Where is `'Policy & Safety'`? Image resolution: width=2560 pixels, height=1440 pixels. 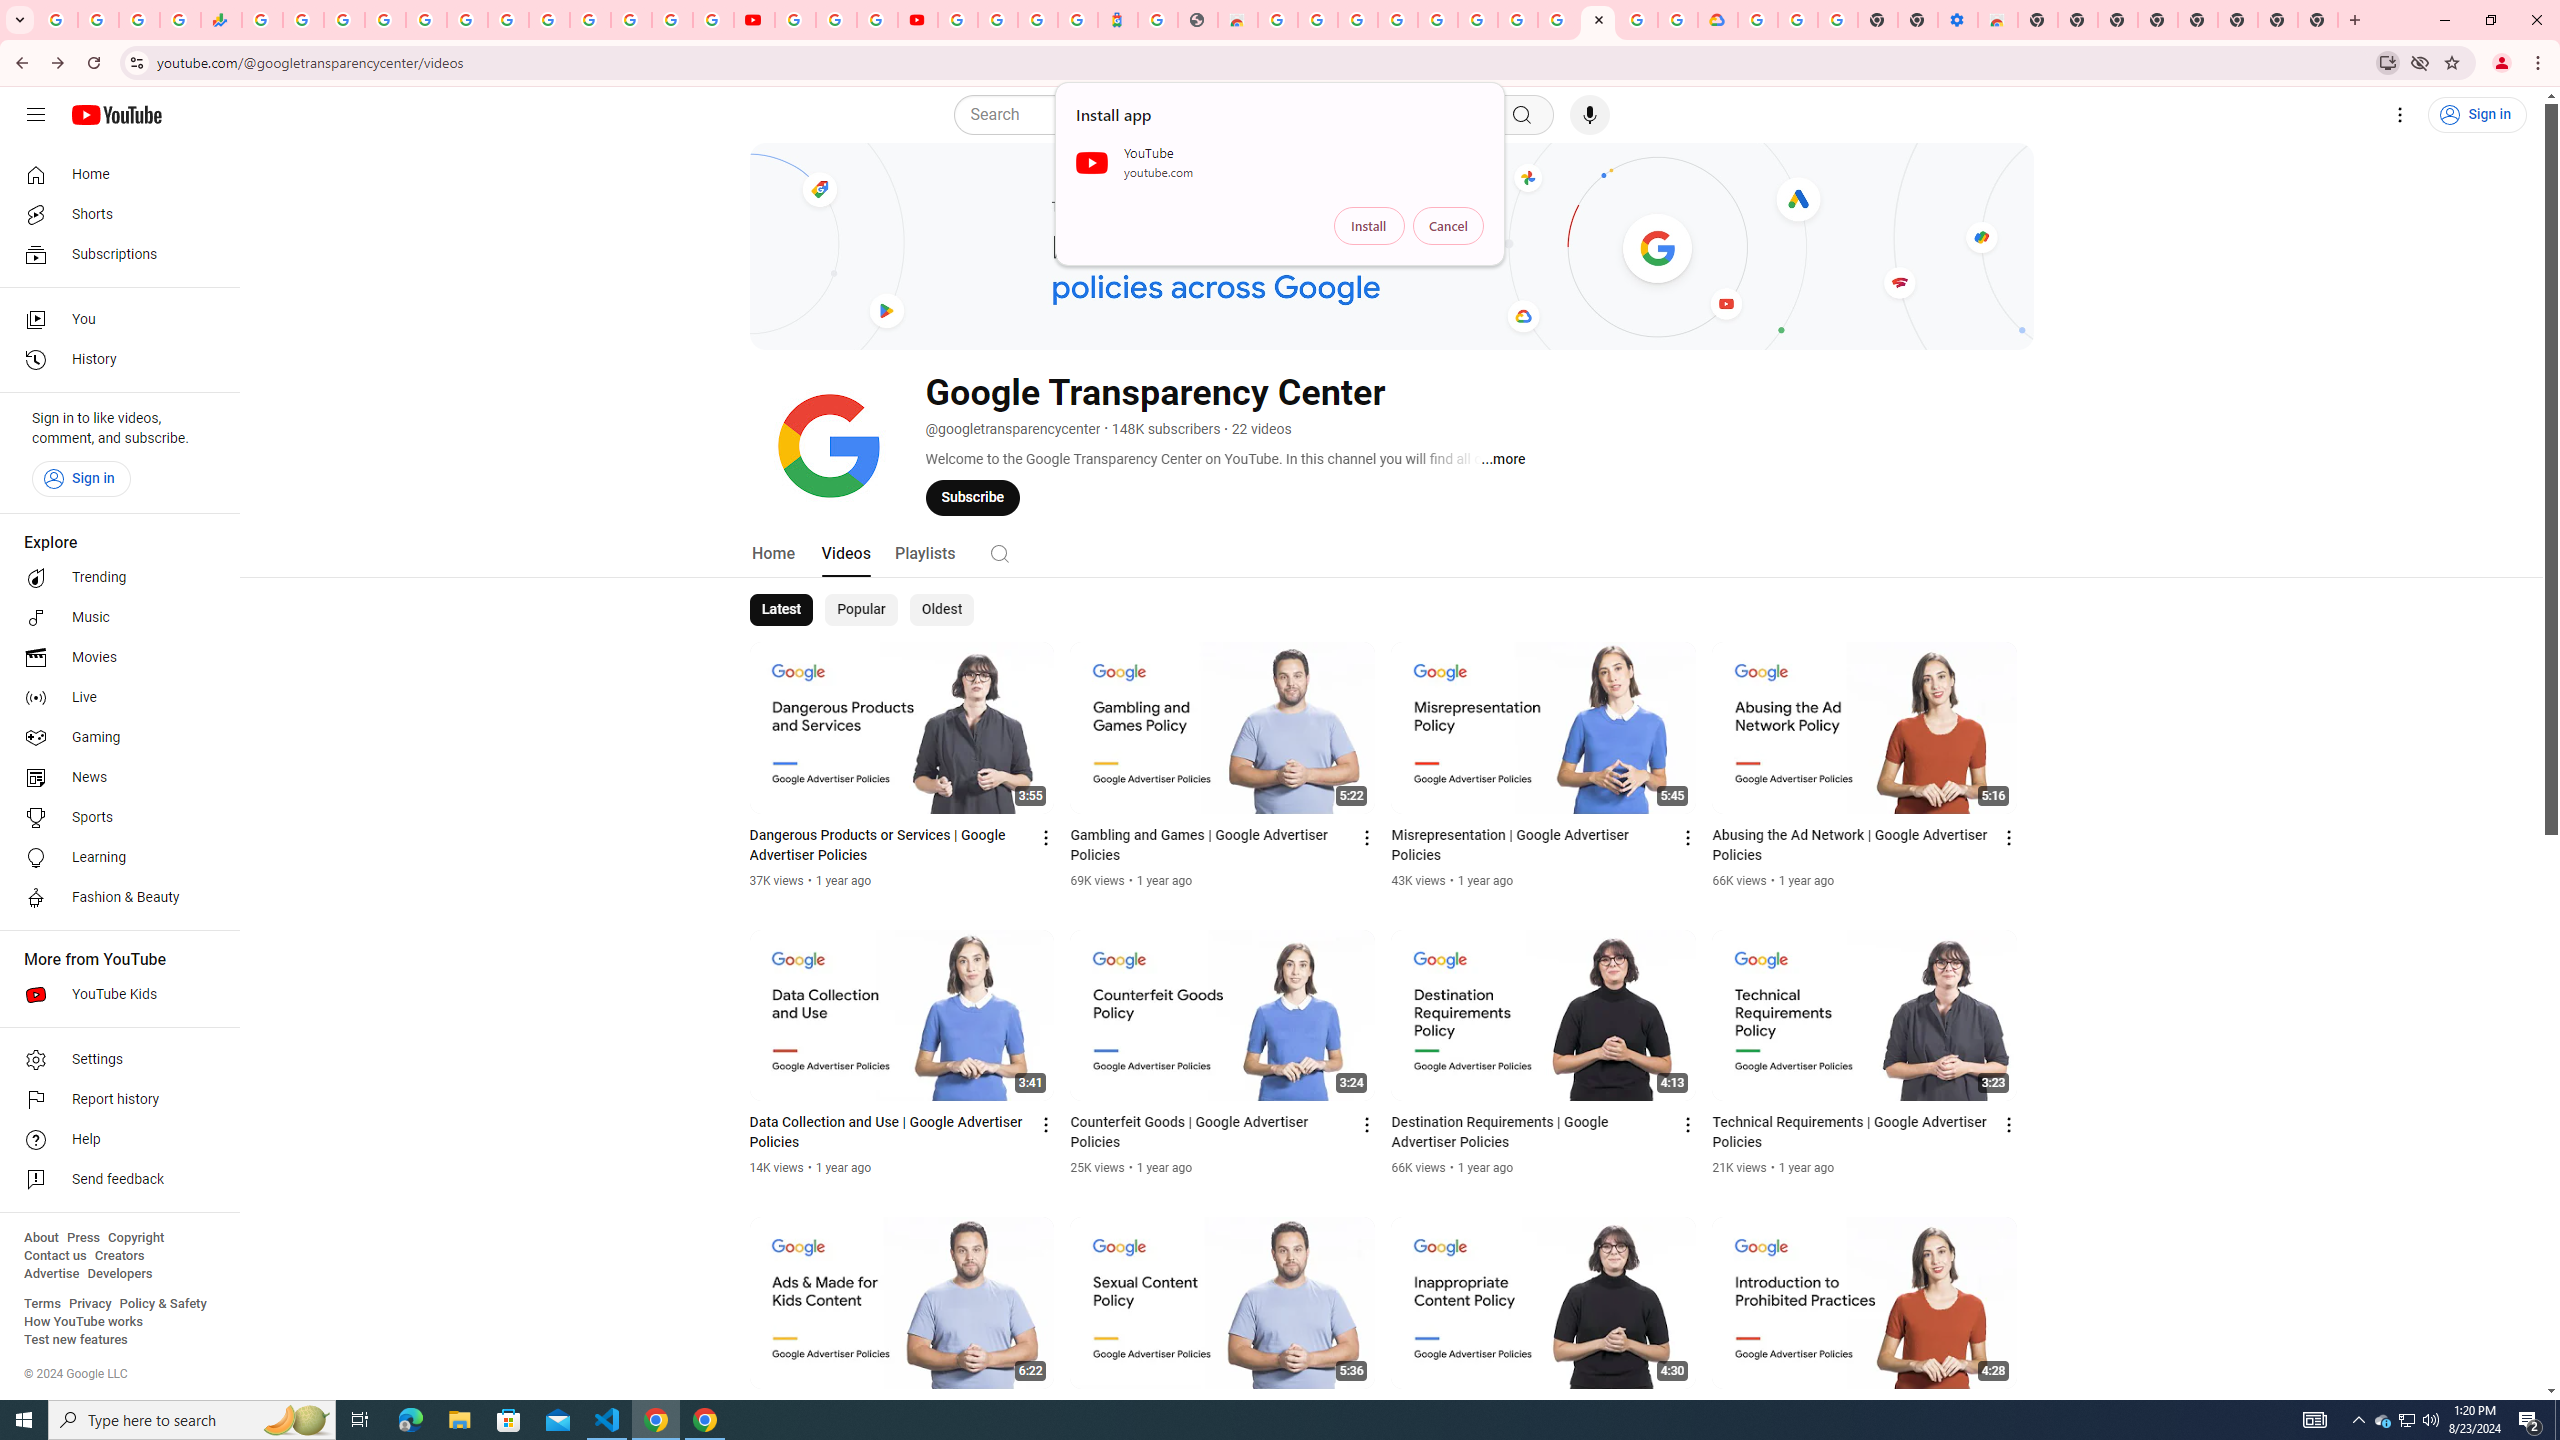 'Policy & Safety' is located at coordinates (162, 1302).